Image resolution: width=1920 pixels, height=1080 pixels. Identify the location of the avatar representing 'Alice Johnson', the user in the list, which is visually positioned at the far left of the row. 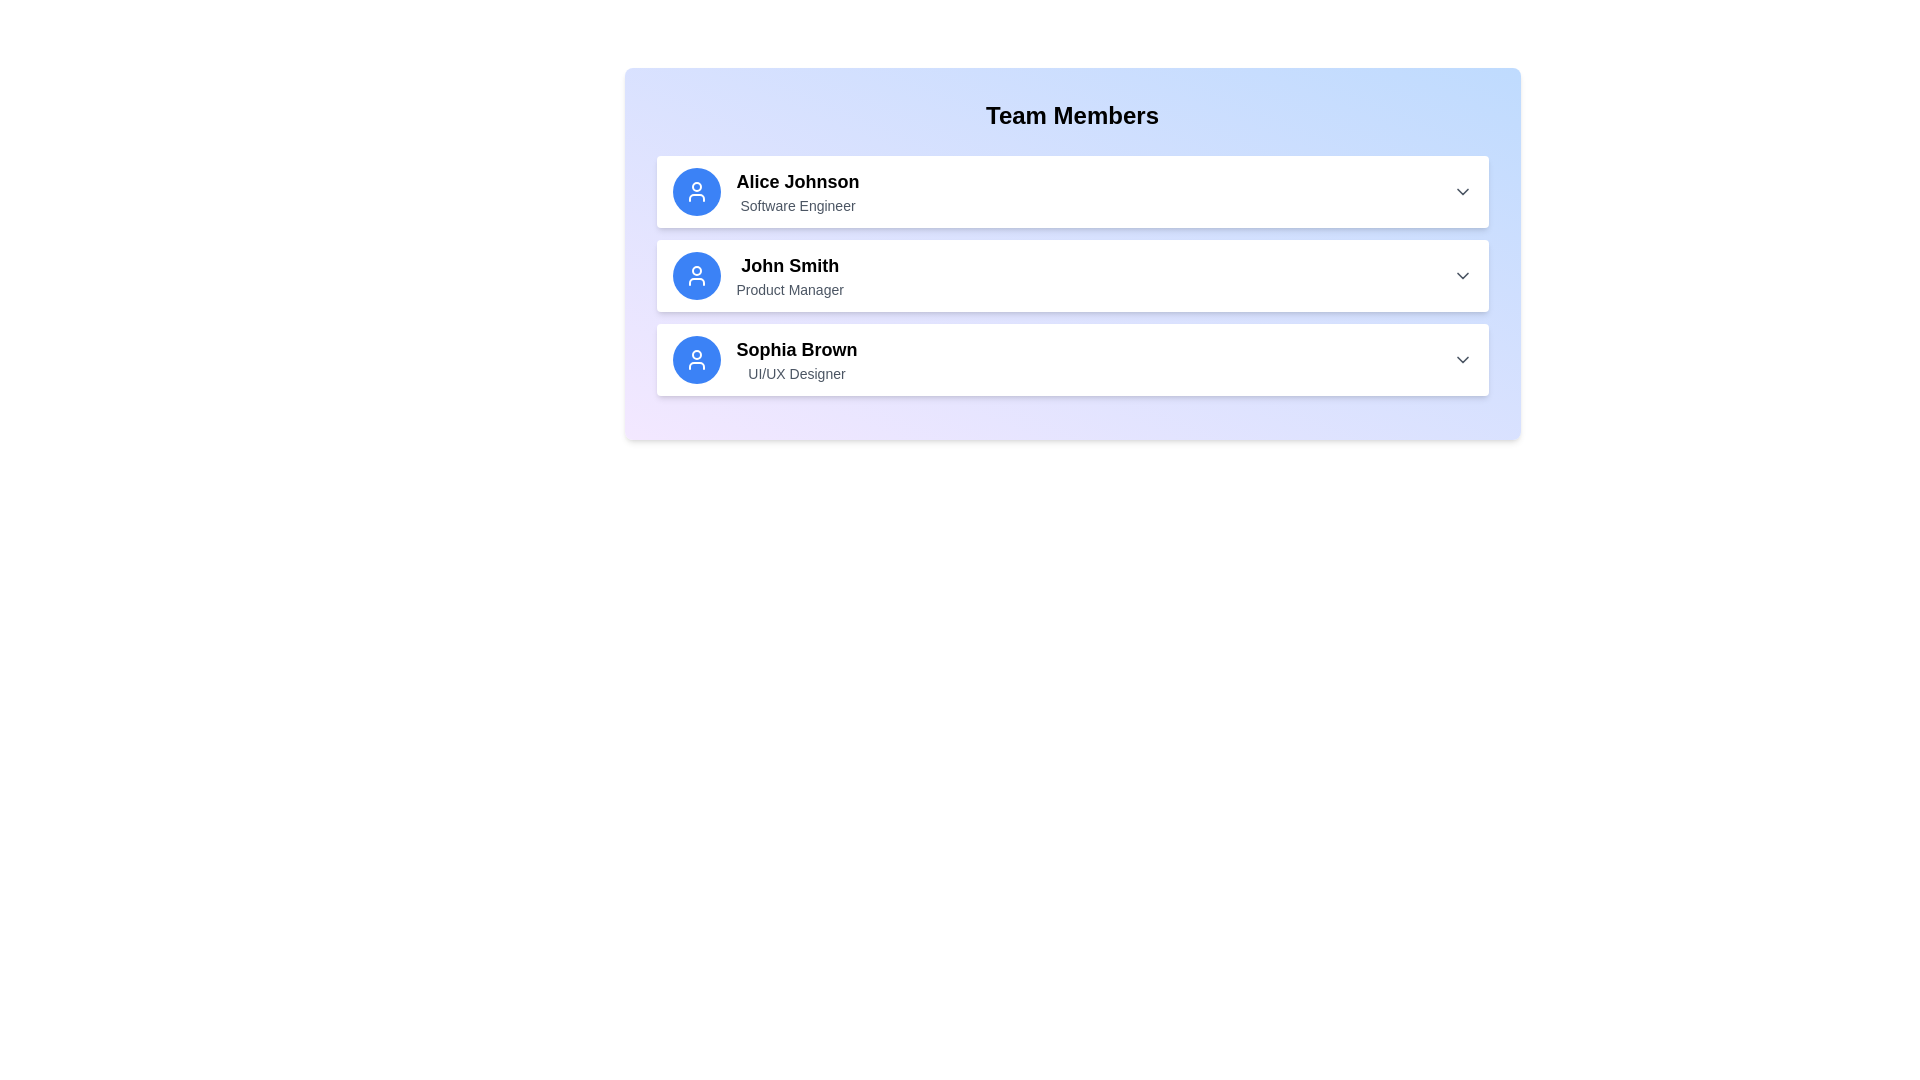
(696, 192).